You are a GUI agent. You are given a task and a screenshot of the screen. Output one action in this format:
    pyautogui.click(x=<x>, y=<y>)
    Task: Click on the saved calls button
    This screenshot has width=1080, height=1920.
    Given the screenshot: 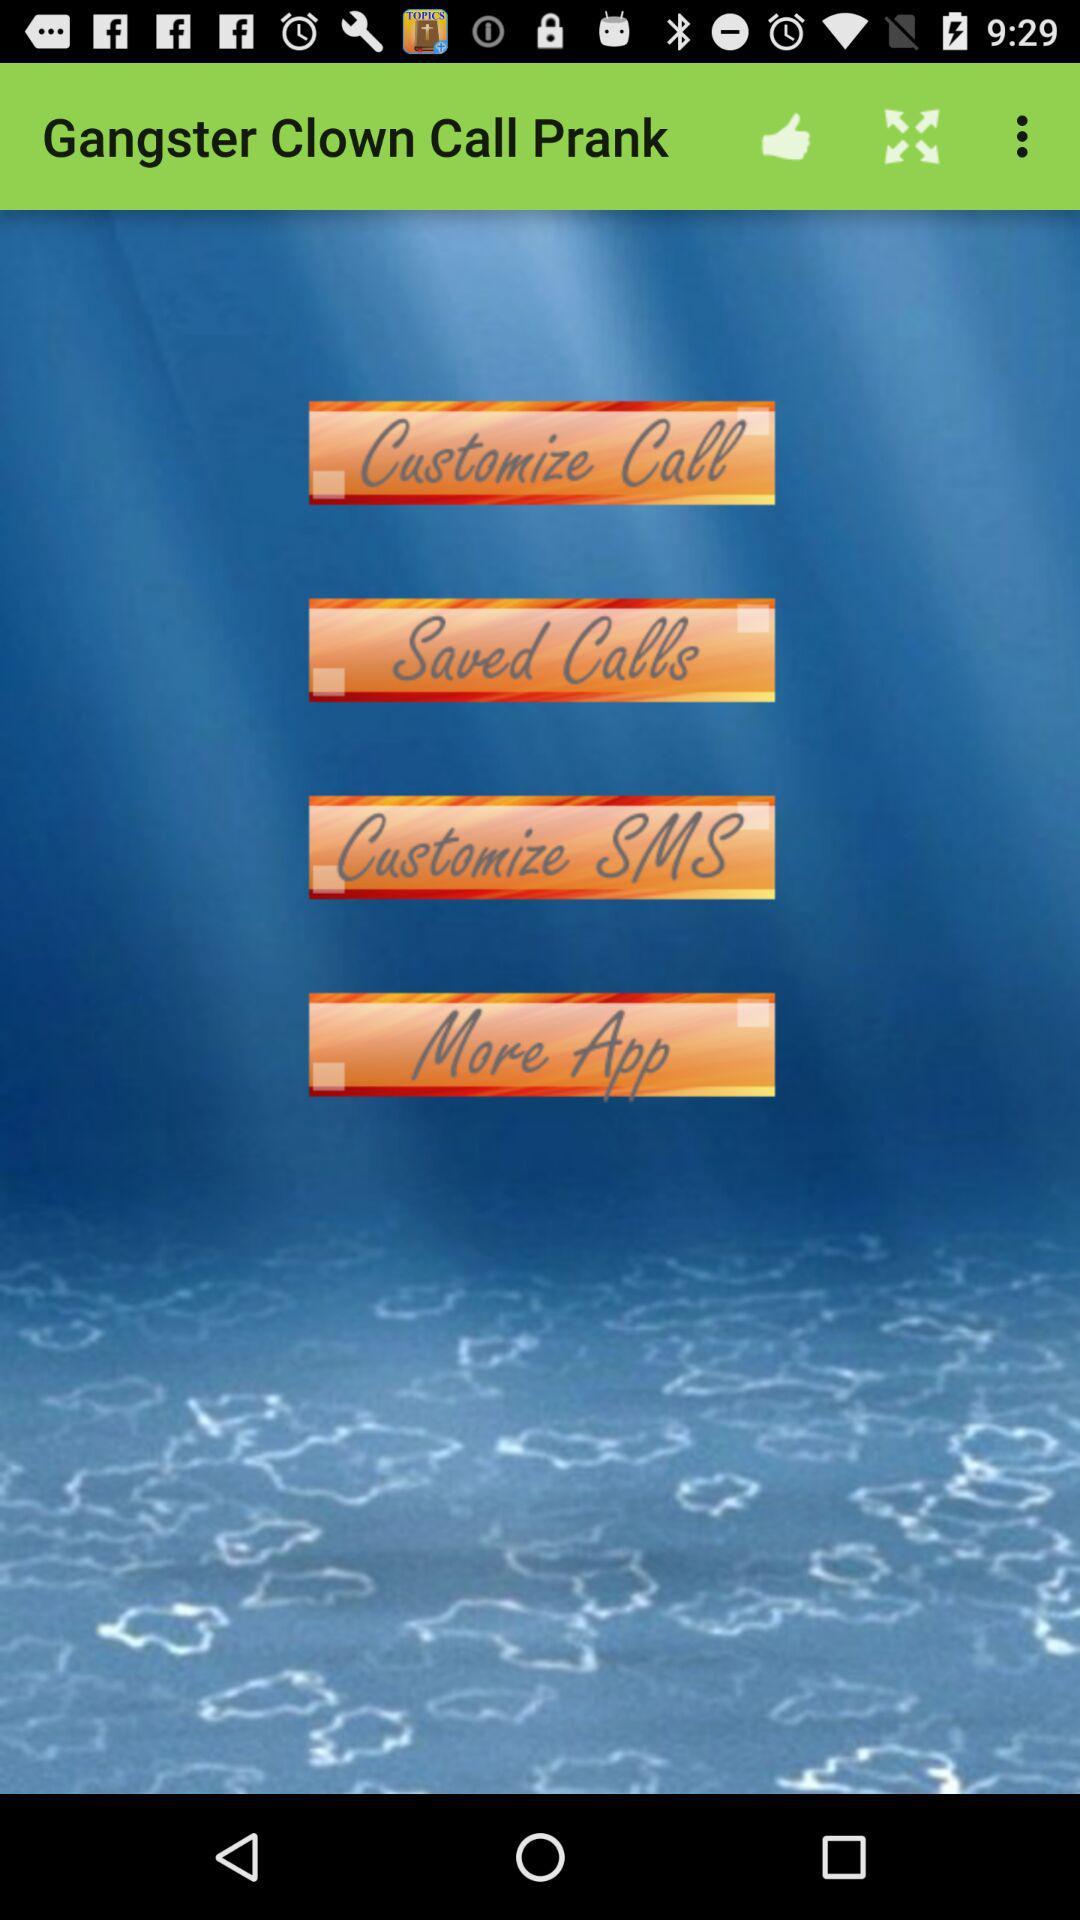 What is the action you would take?
    pyautogui.click(x=540, y=650)
    